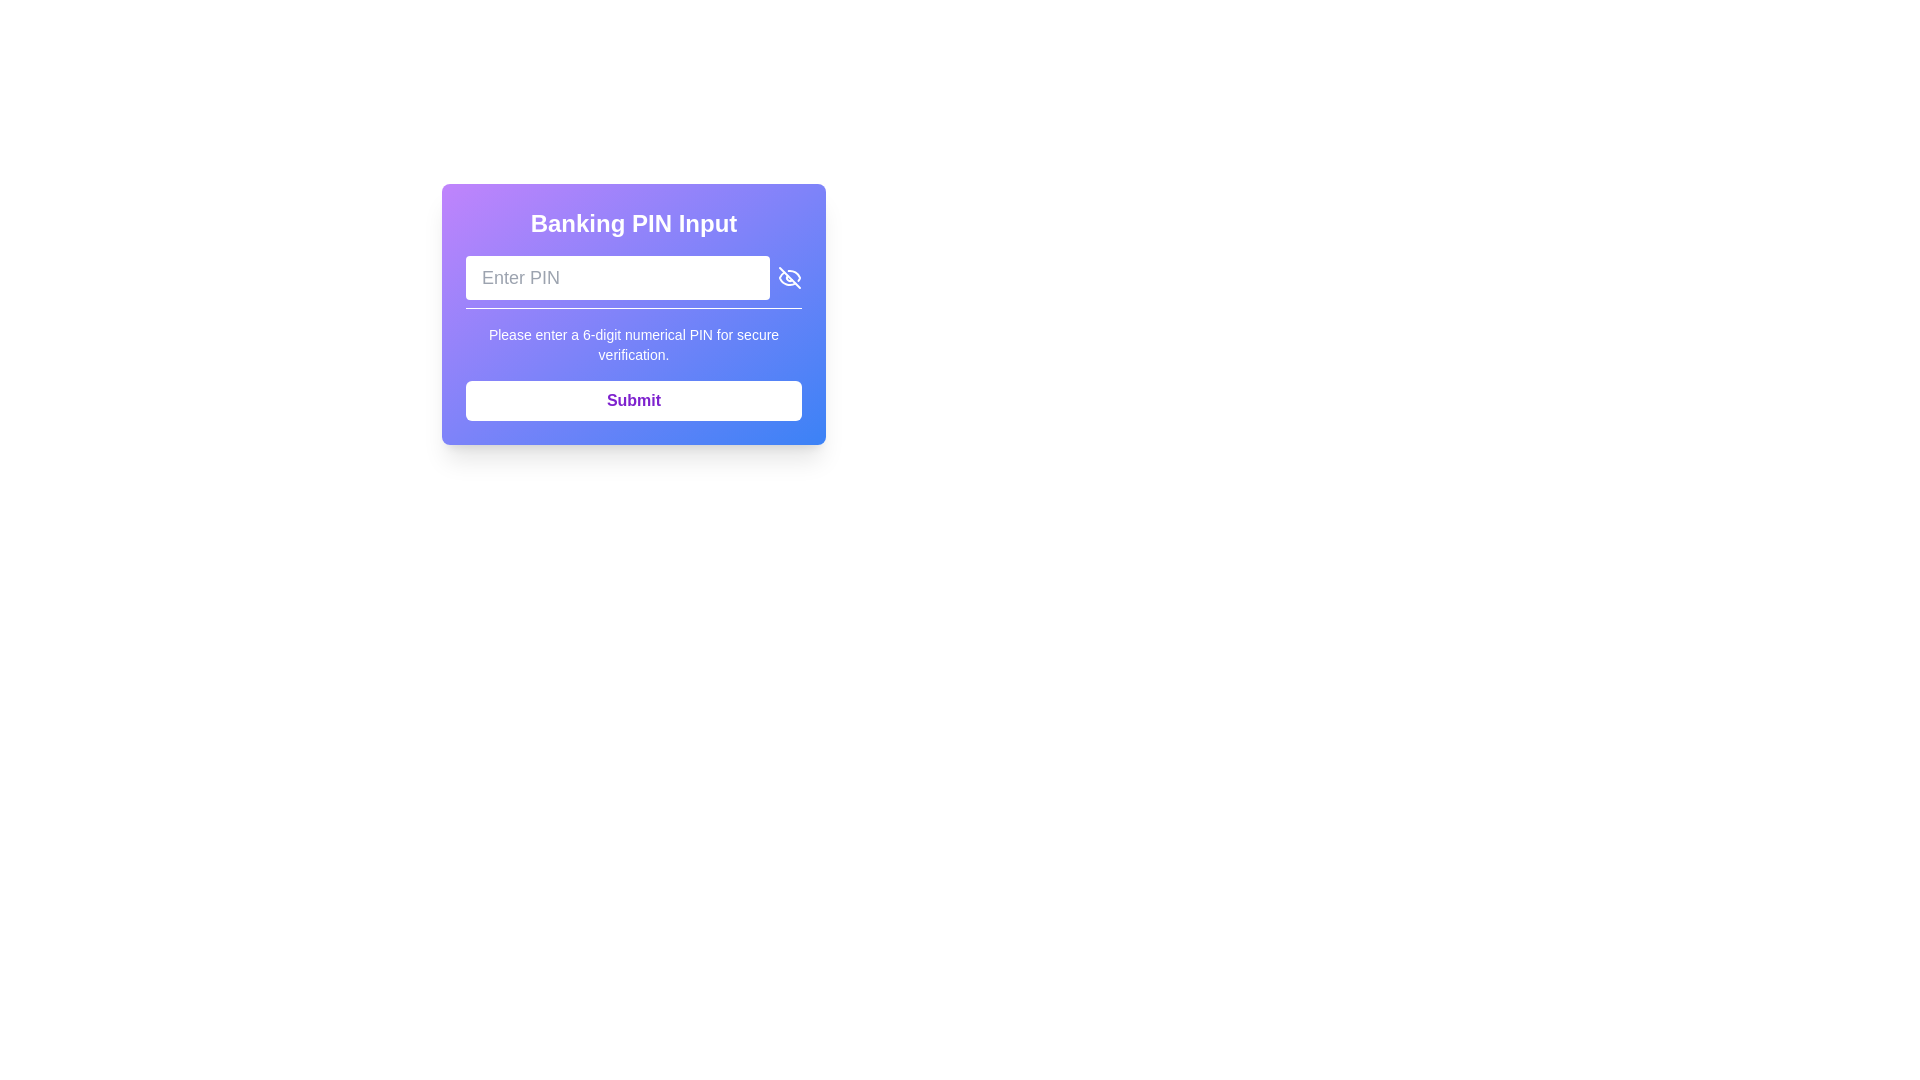 The image size is (1920, 1080). What do you see at coordinates (632, 401) in the screenshot?
I see `the 'Submit' button with rounded edges and a white background to observe its hover effect, which changes the background color to light purple` at bounding box center [632, 401].